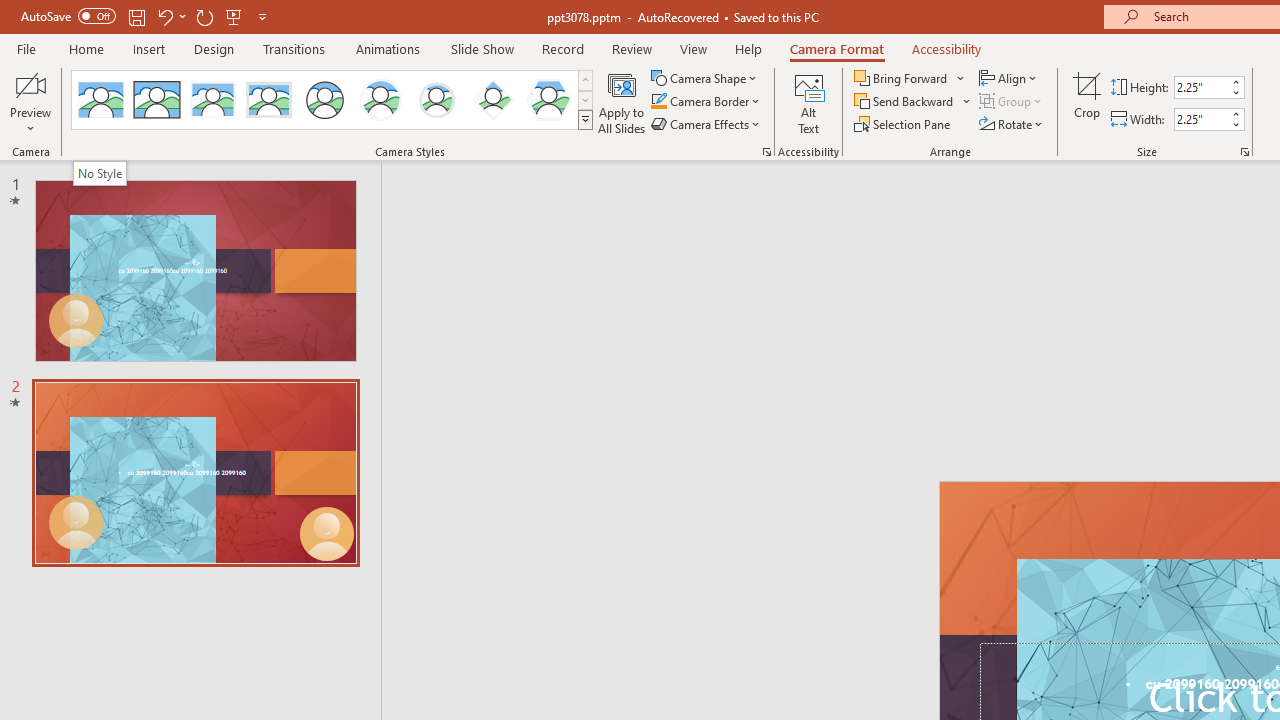 The image size is (1280, 720). I want to click on 'Row up', so click(584, 79).